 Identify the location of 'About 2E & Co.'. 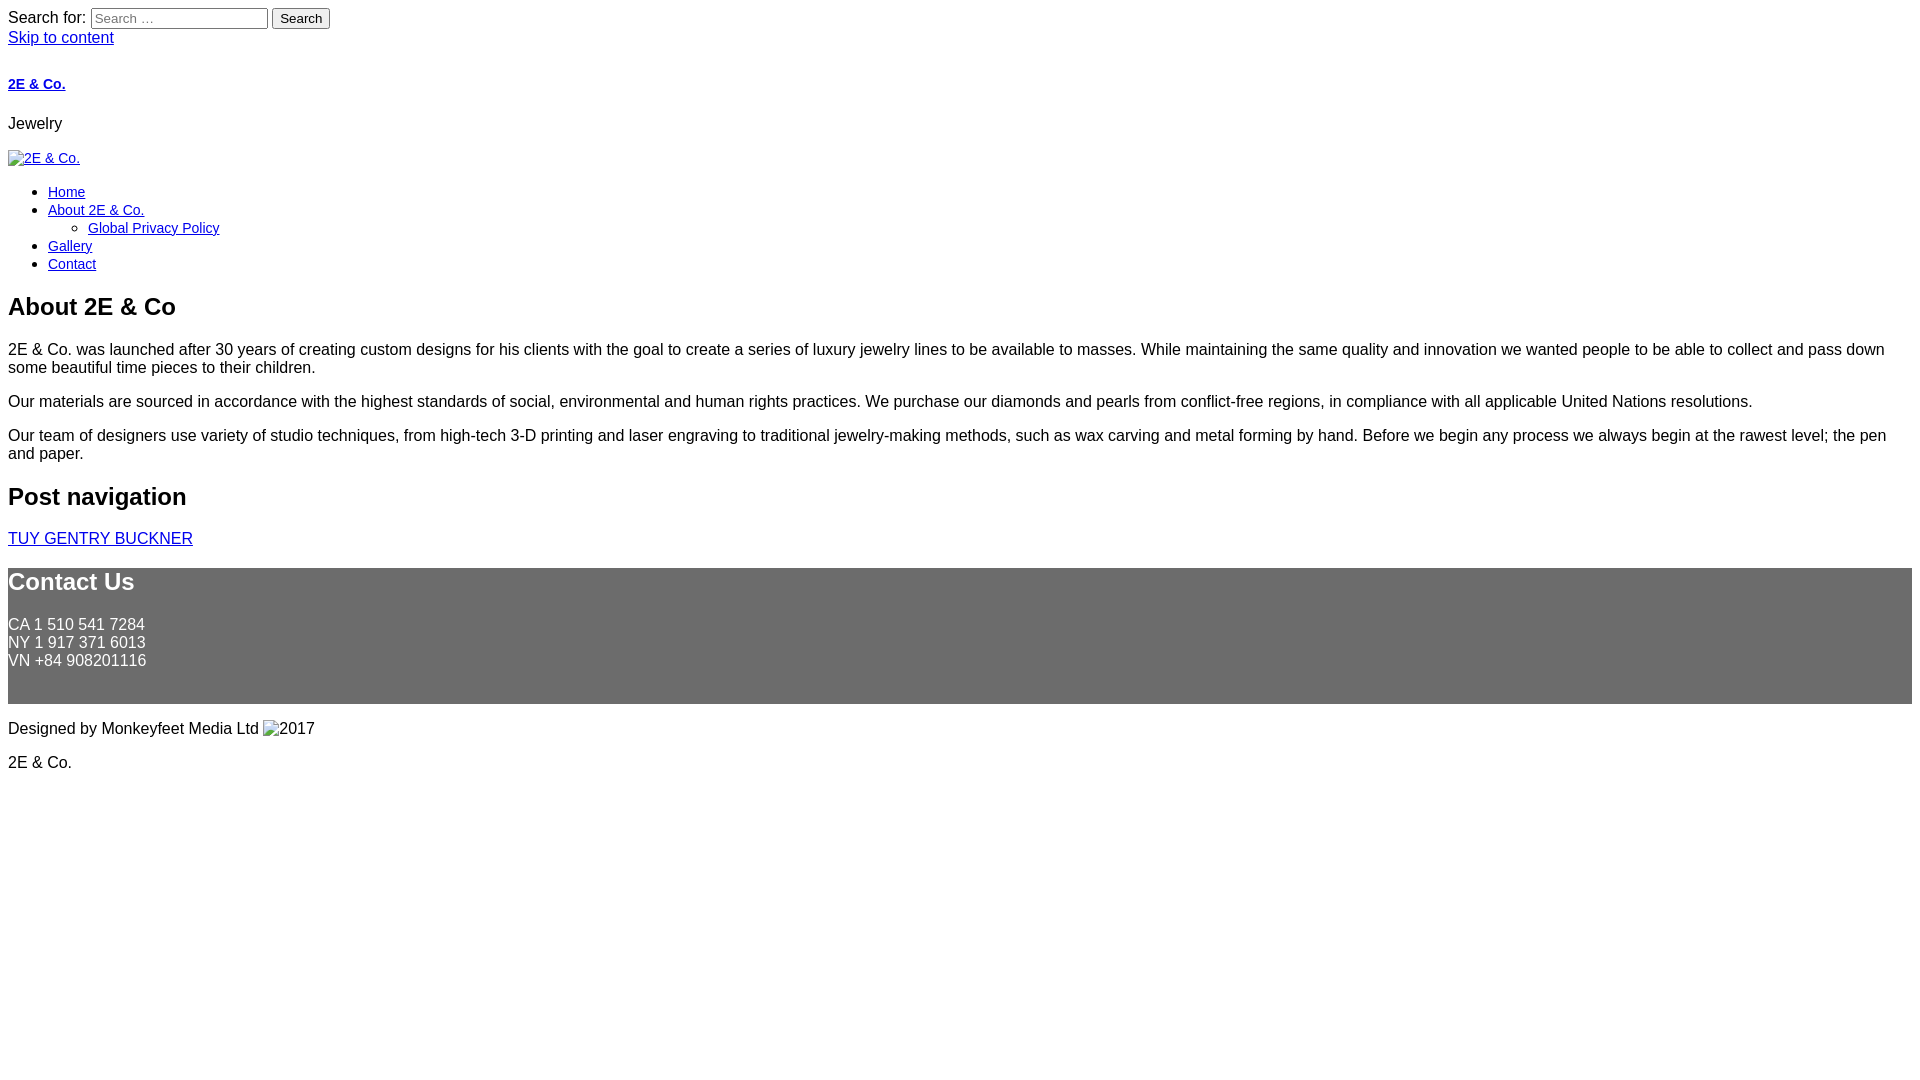
(95, 209).